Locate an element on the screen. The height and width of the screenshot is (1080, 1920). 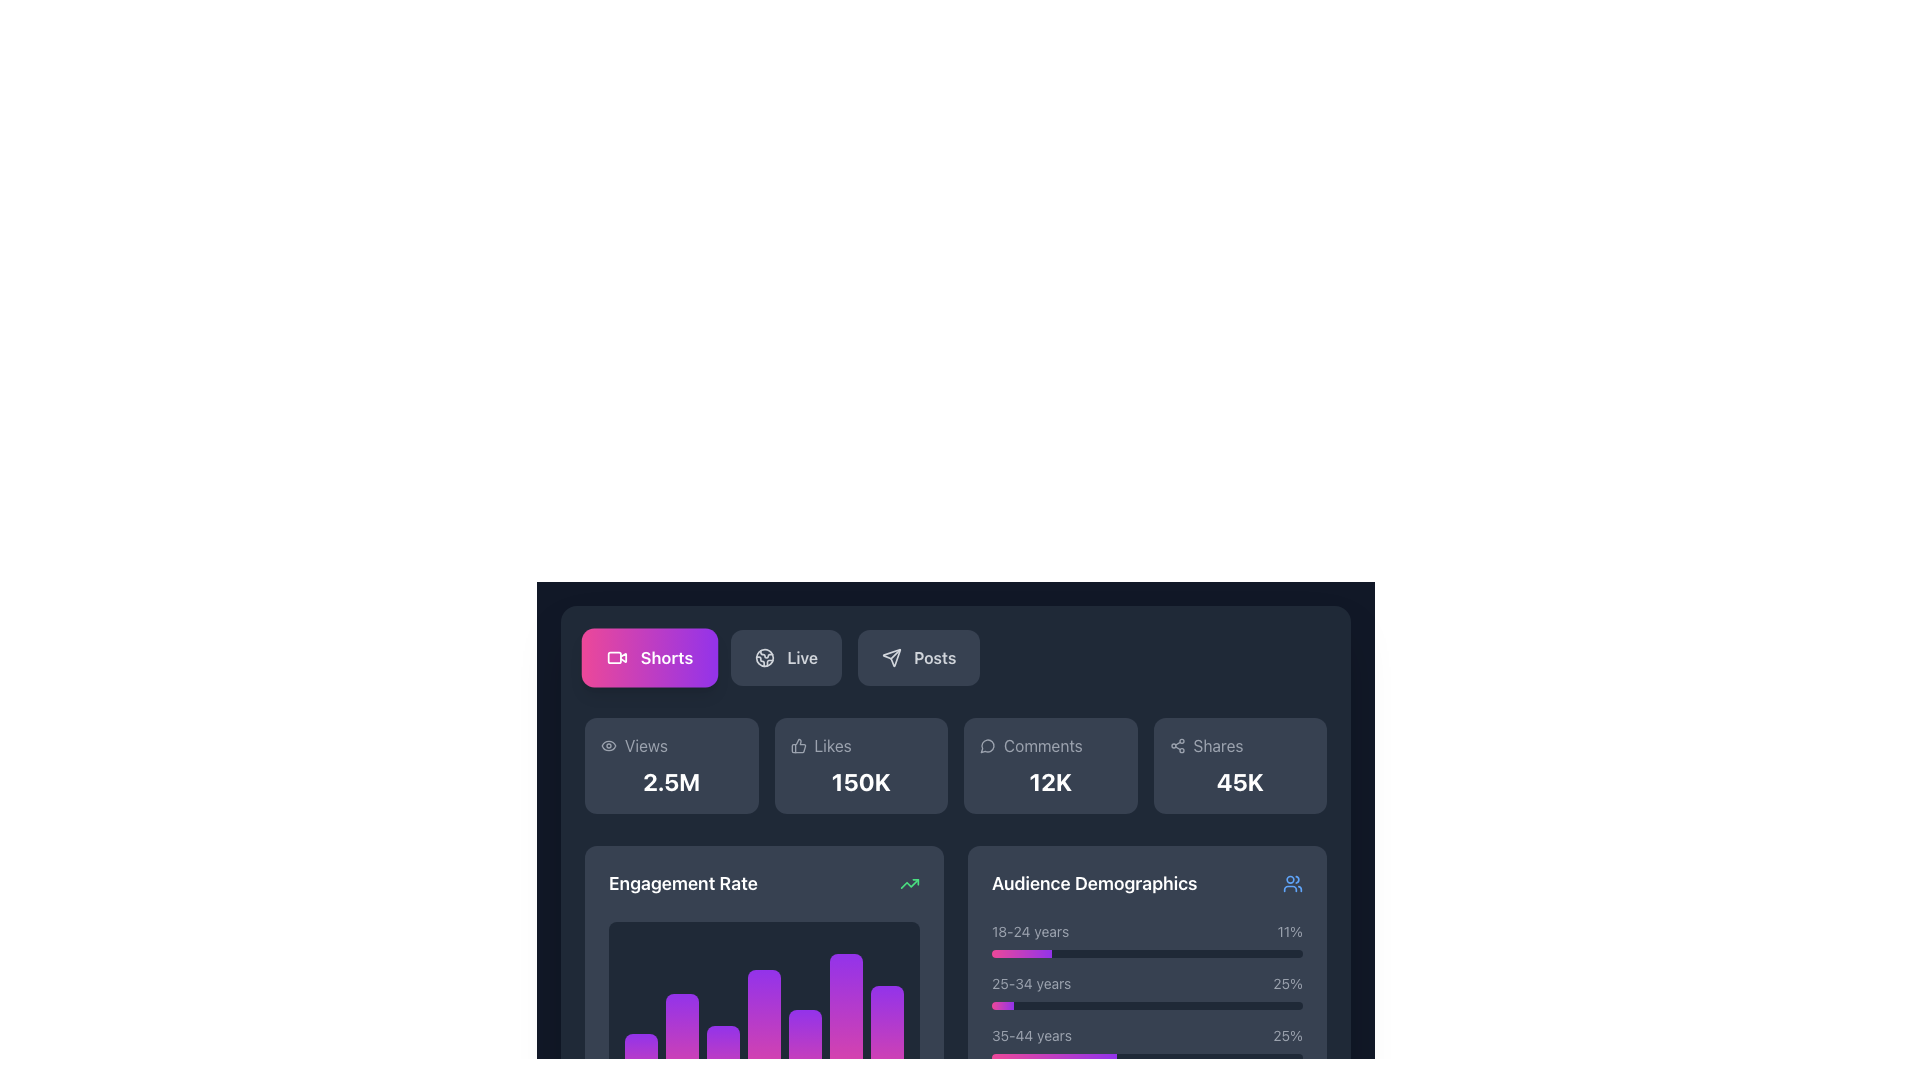
the text label displaying '25%' in gray font, located in the 'Audience Demographics' section, aligned to the right of the '35-44 years' row is located at coordinates (1288, 1035).